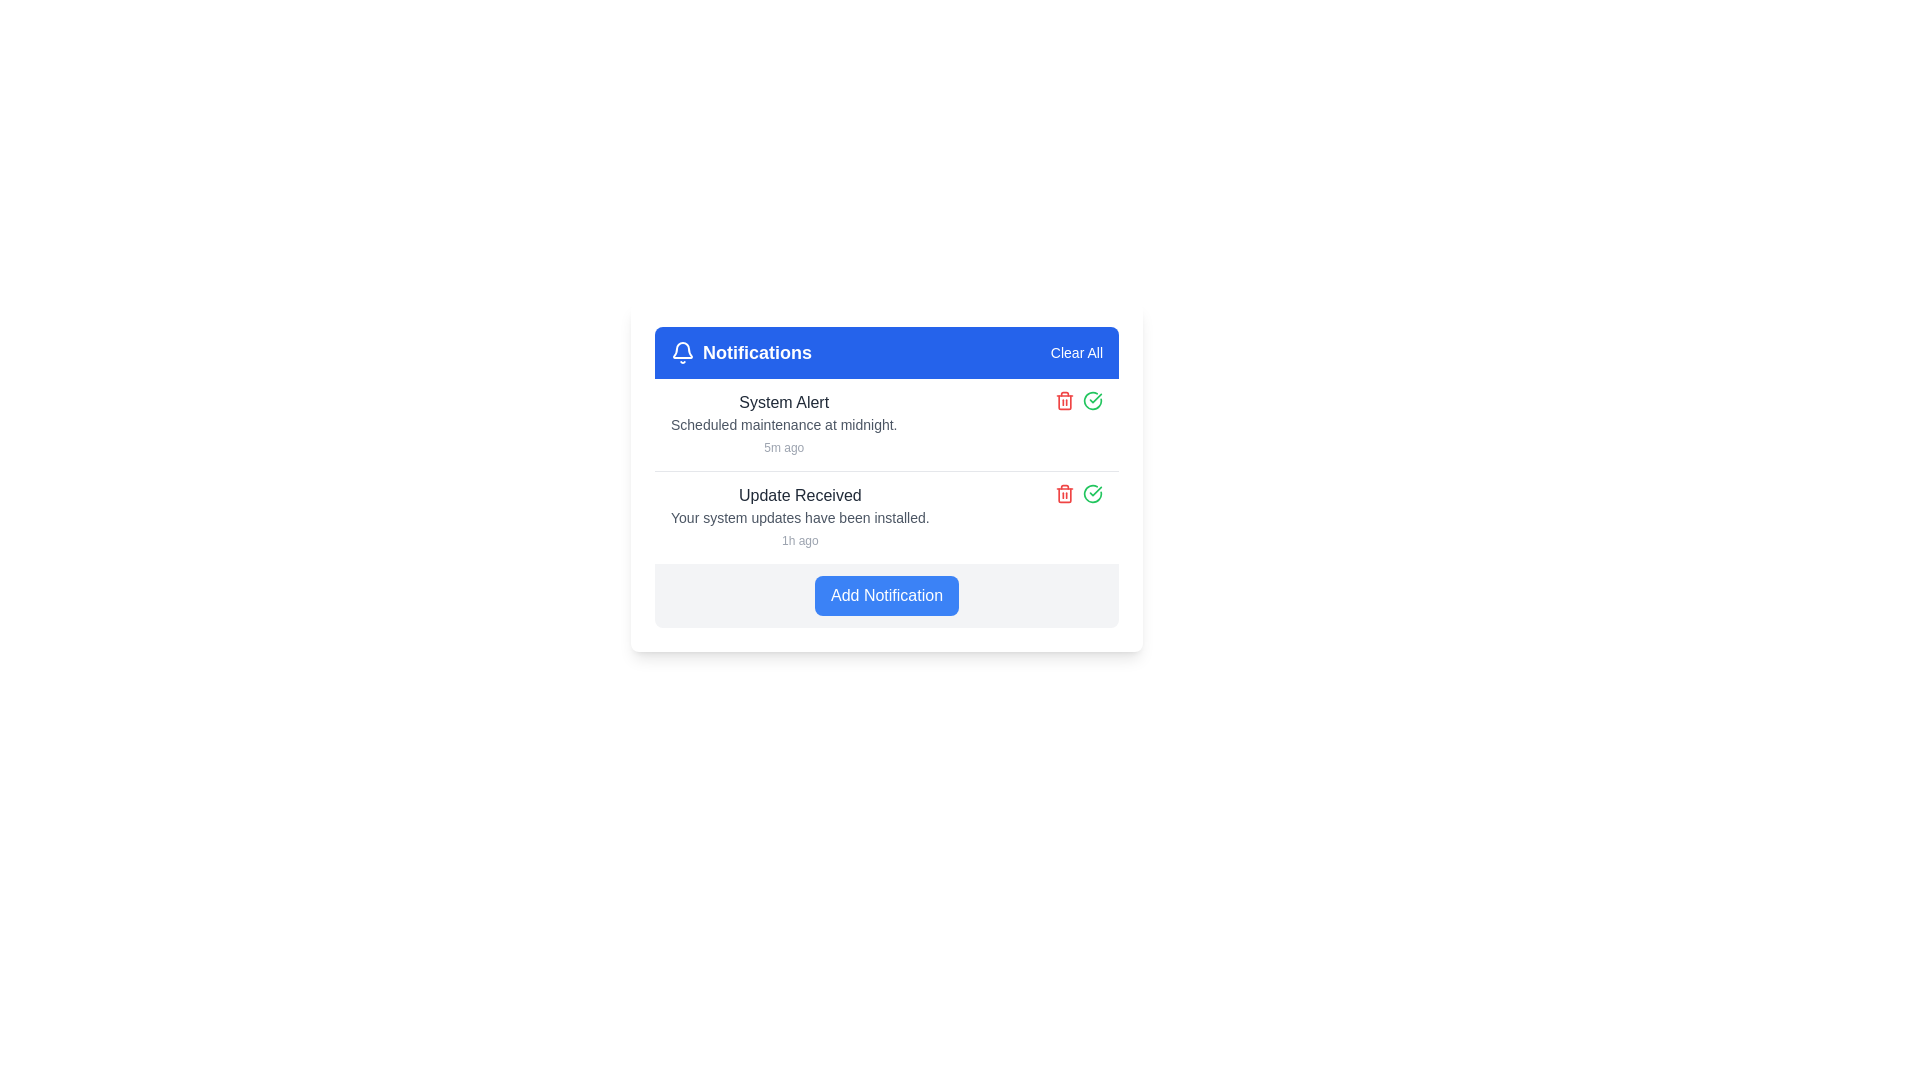  Describe the element at coordinates (783, 446) in the screenshot. I see `the Small text display that shows the timestamp indicating the time elapsed since the notification occurred, located within the 'System Alert' notification card and positioned below the alert description text 'Scheduled maintenance at midnight.'` at that location.